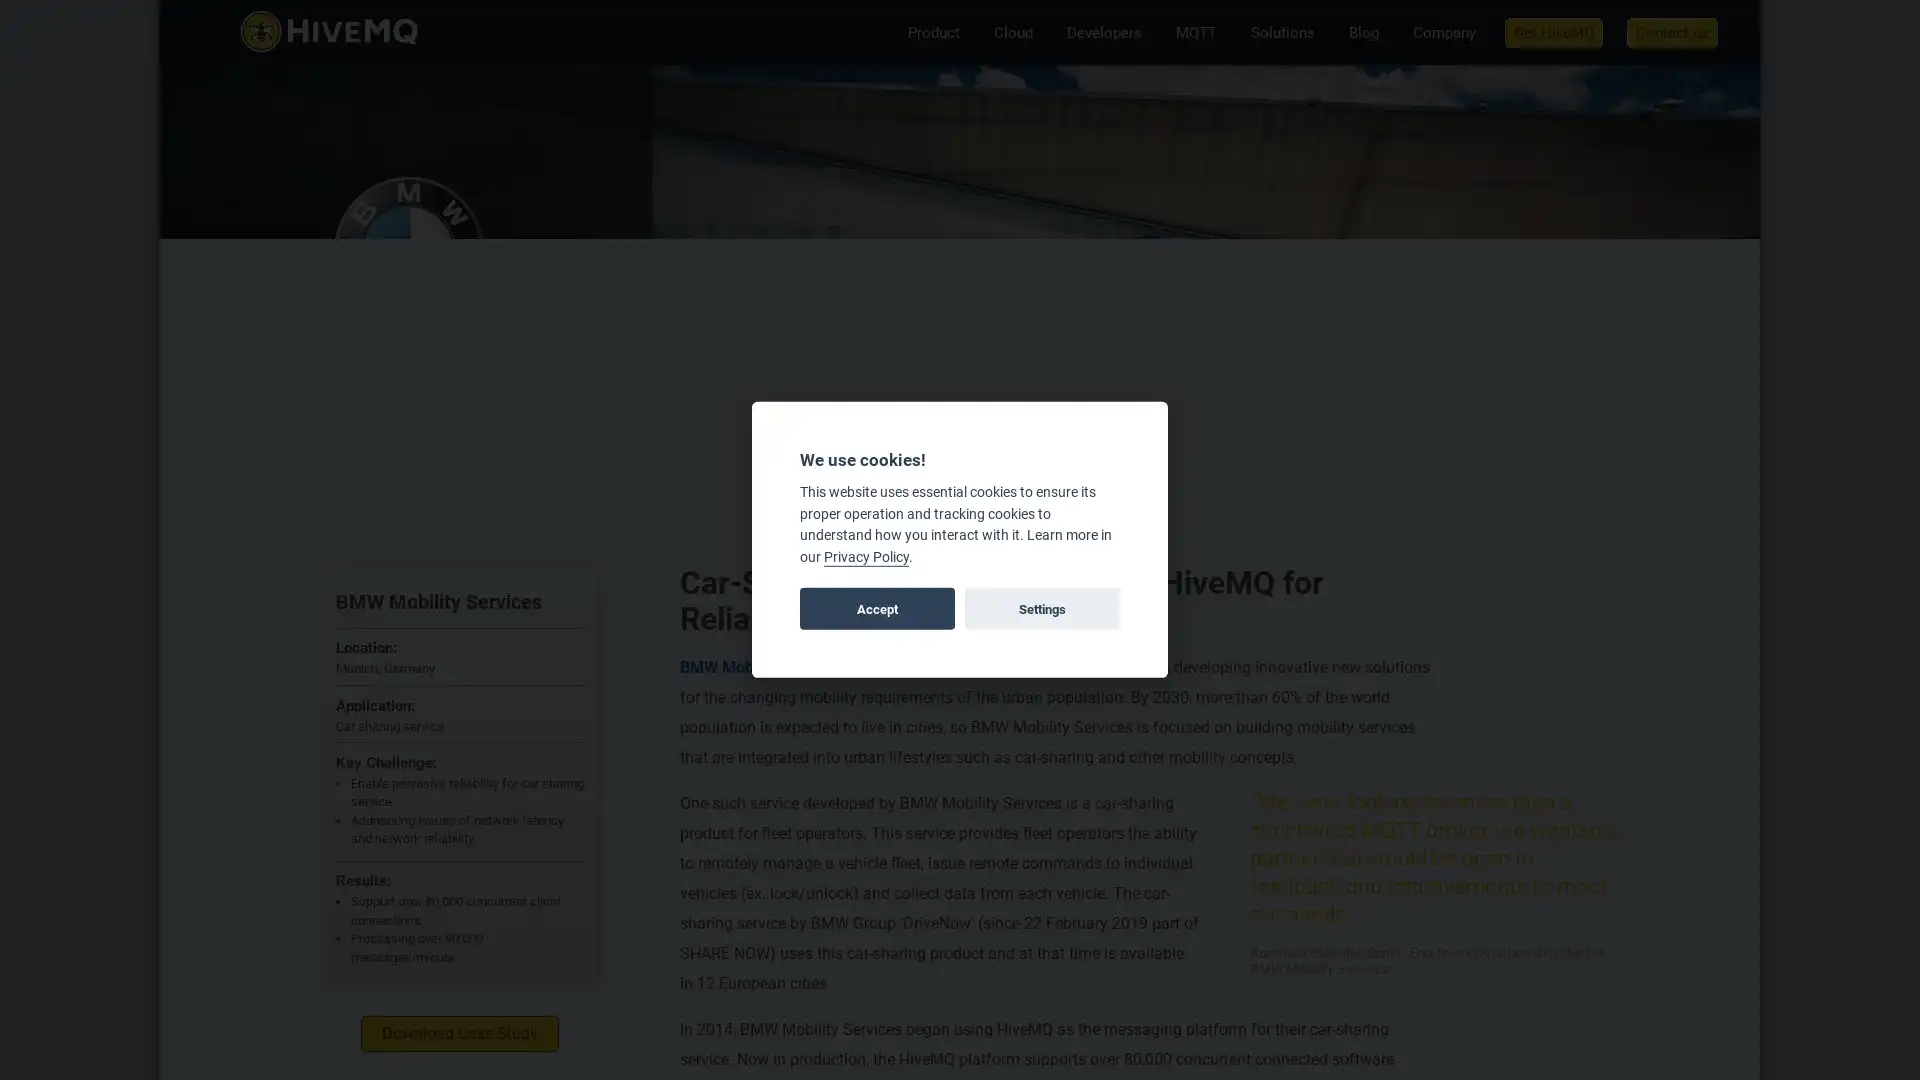 This screenshot has width=1920, height=1080. I want to click on Get HiveMQ, so click(1553, 31).